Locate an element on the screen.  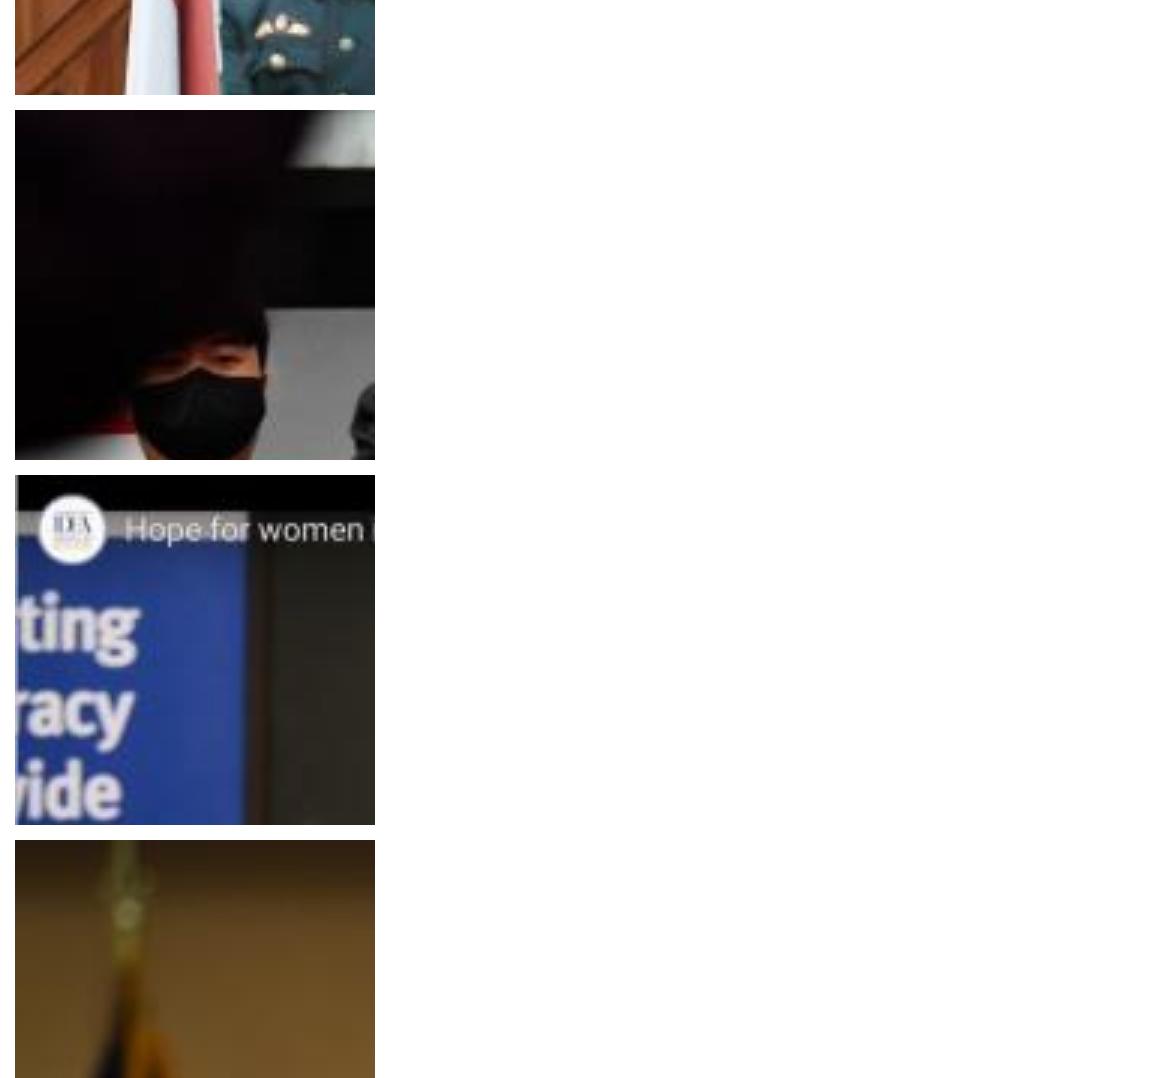
'How feminism became a hot topic in South Korea's presidential election' is located at coordinates (274, 842).